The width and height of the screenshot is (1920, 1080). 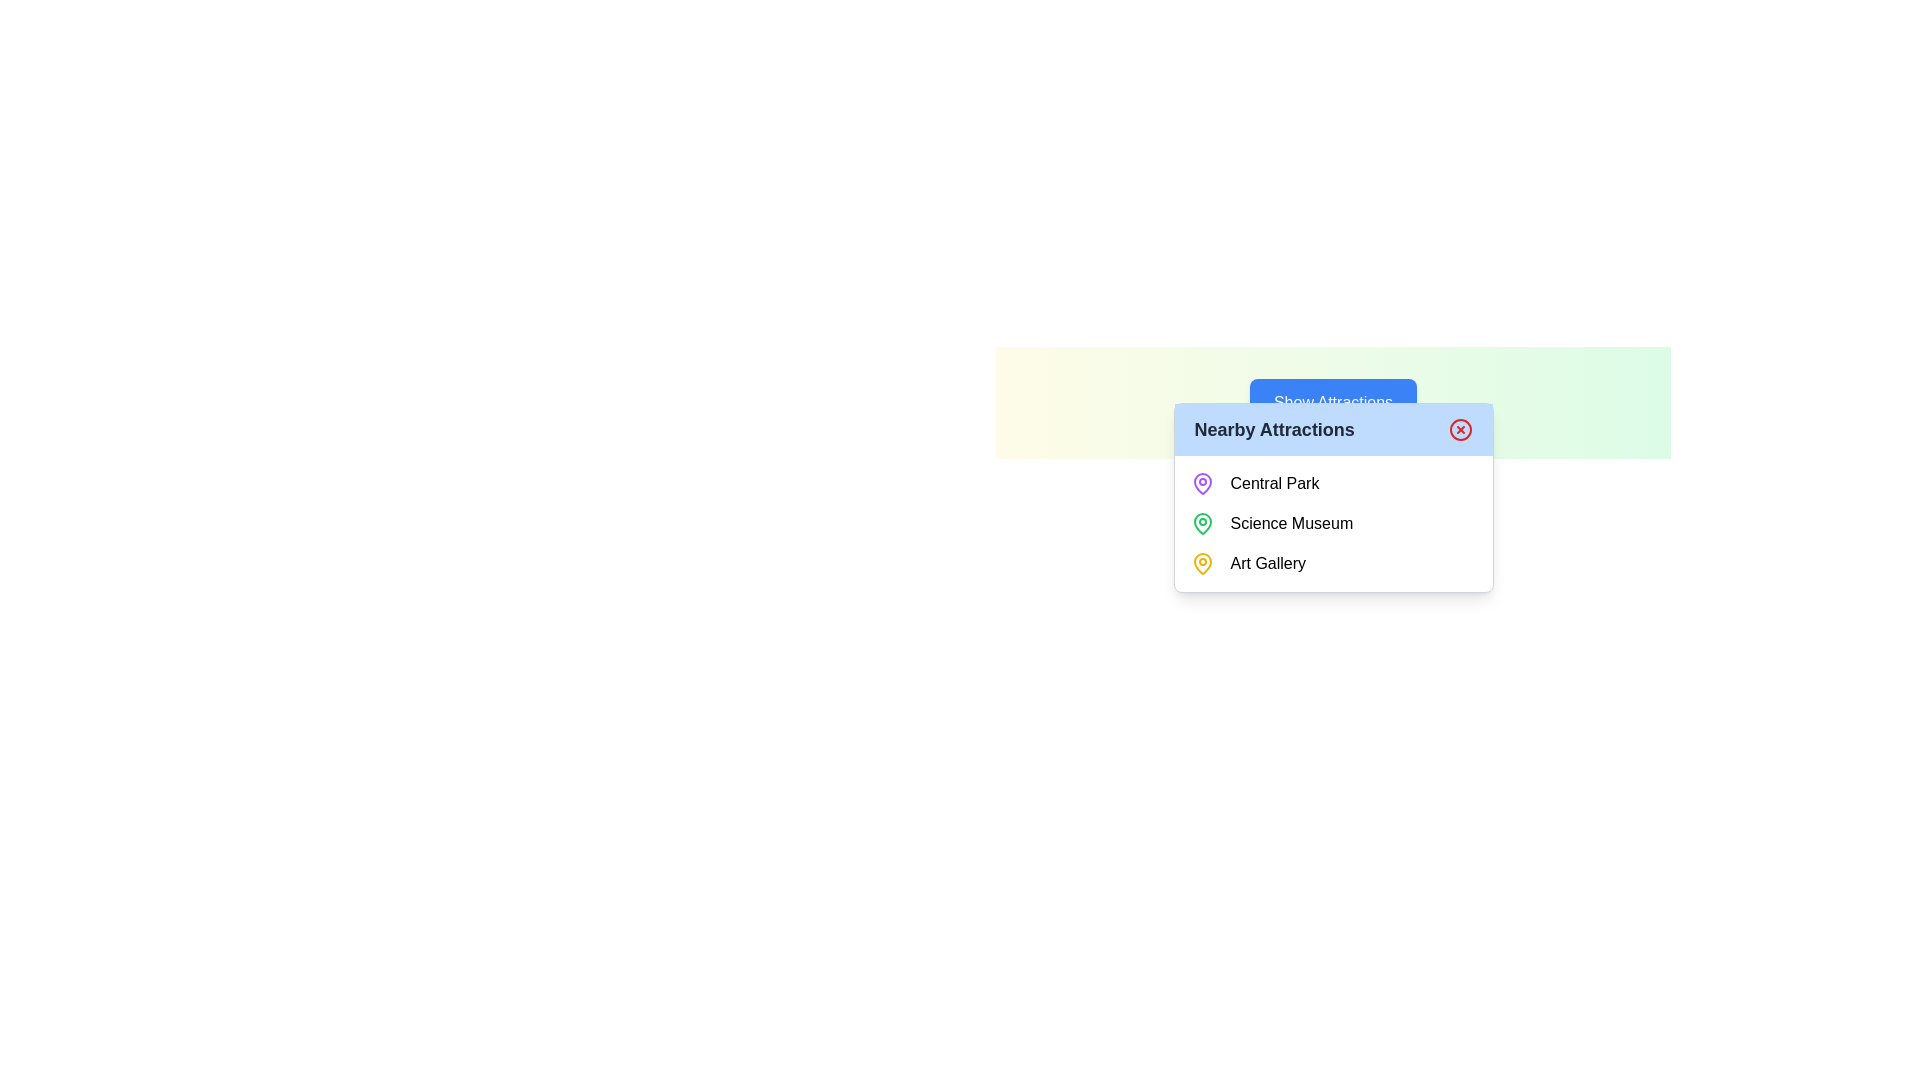 I want to click on the close button located in the top-right corner of the 'Nearby Attractions' pop-up panel, so click(x=1460, y=428).